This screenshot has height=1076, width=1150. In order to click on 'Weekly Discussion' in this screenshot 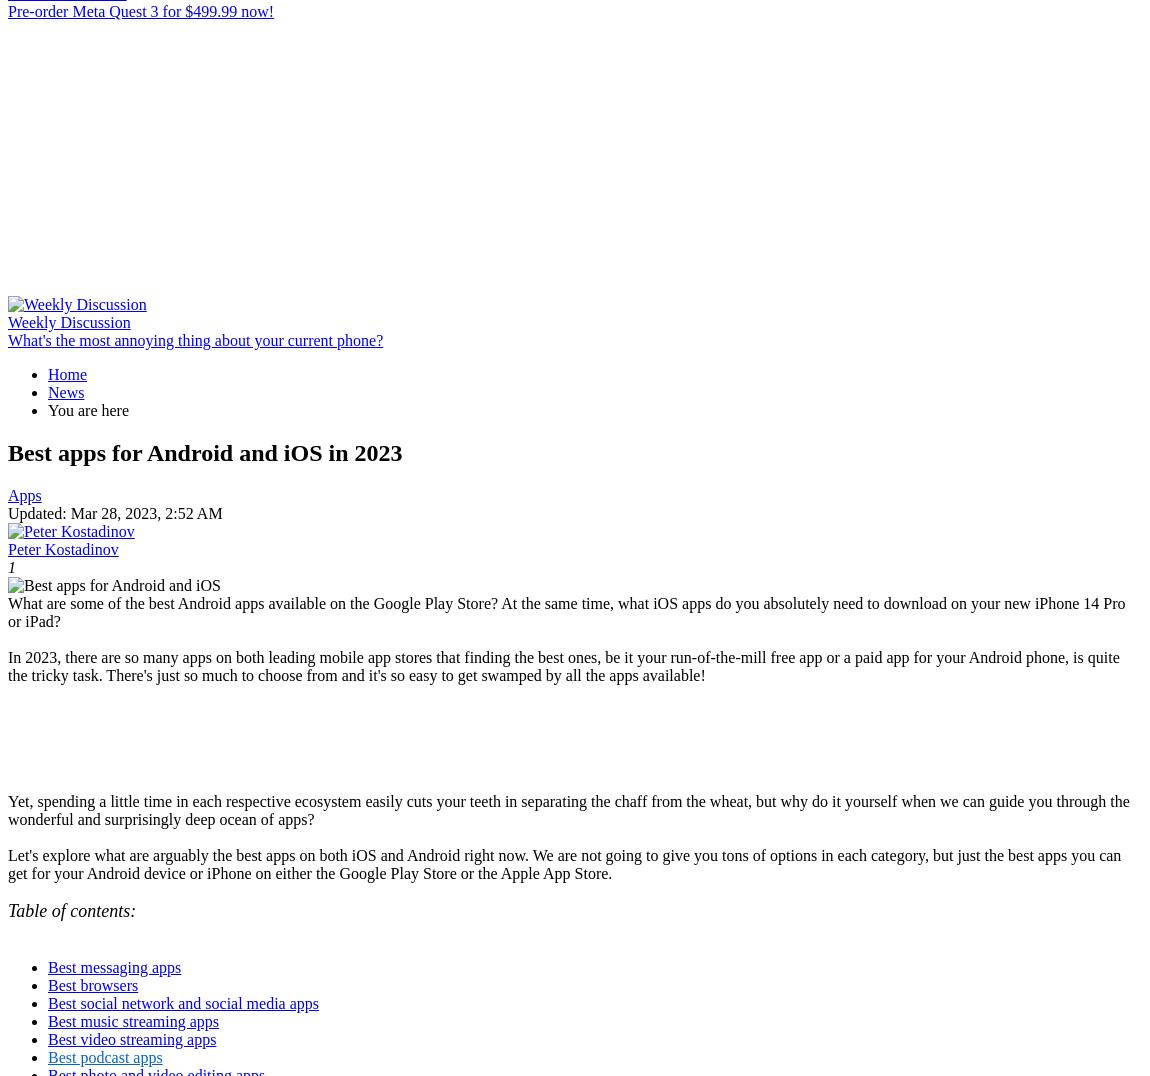, I will do `click(68, 322)`.